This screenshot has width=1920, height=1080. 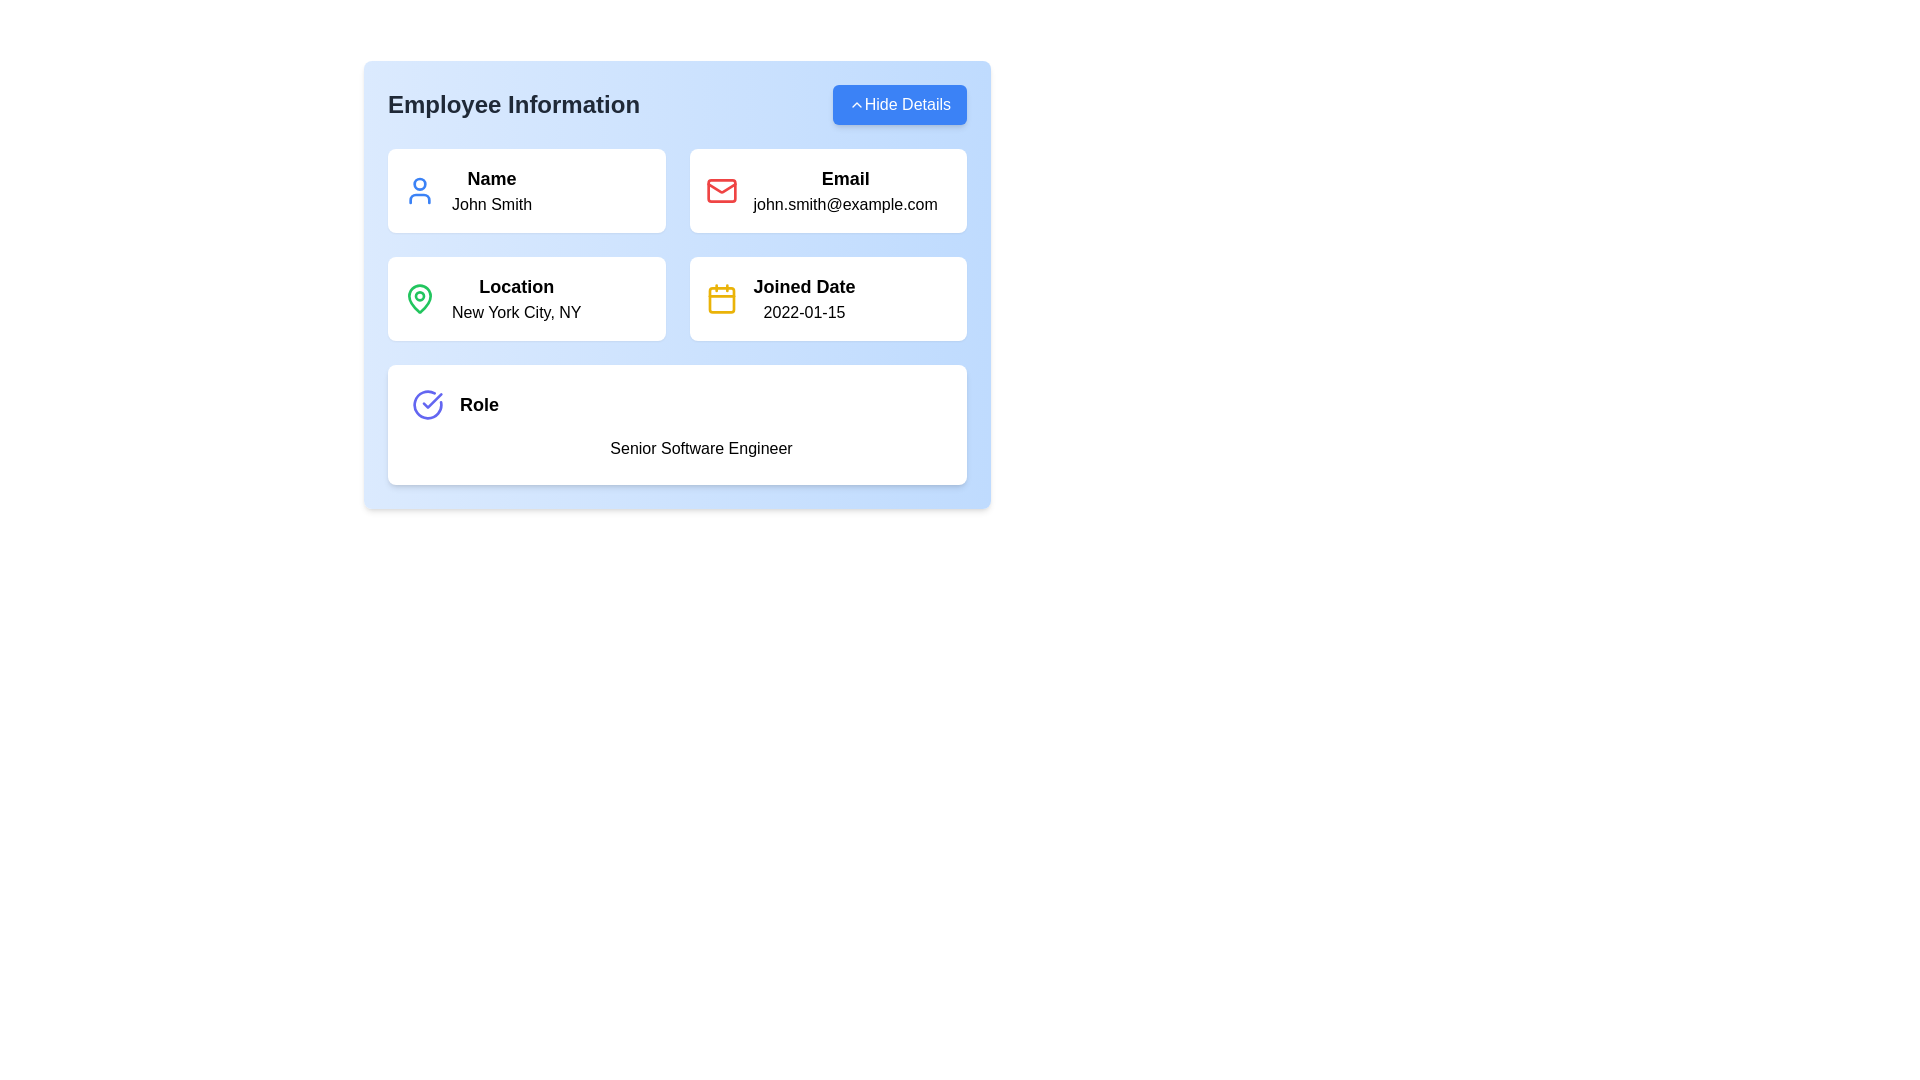 I want to click on text content of the 'Senior Software Engineer' label, which is centrally aligned below the 'Role' heading in the 'Employee Information' panel, so click(x=701, y=447).